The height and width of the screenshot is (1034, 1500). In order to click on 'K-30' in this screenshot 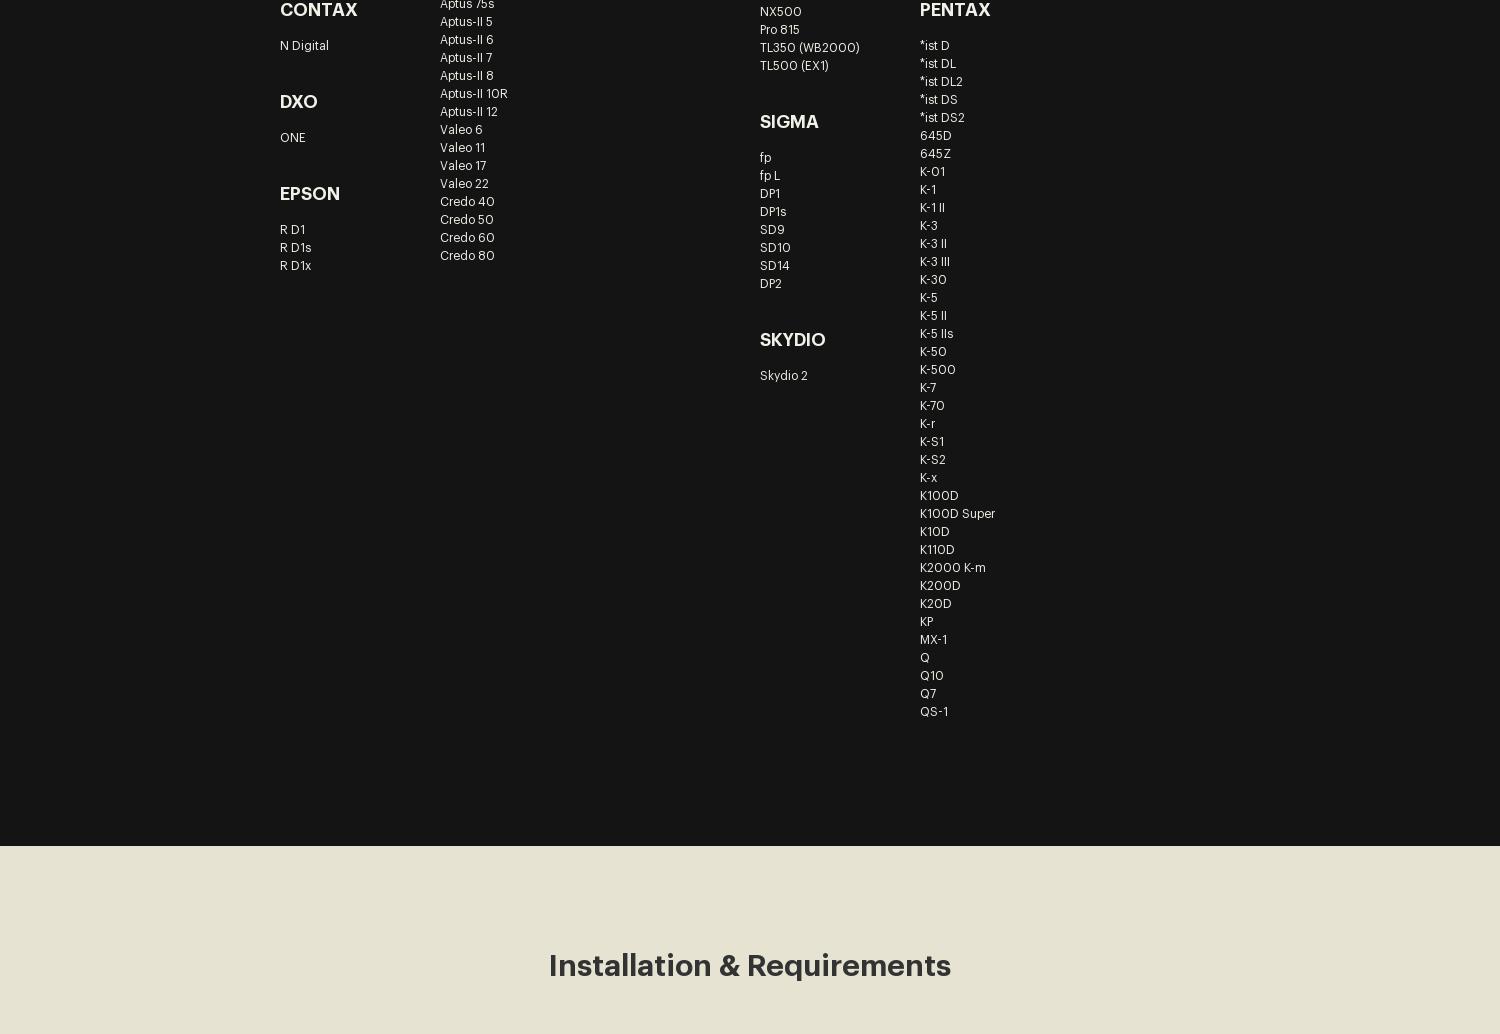, I will do `click(919, 279)`.